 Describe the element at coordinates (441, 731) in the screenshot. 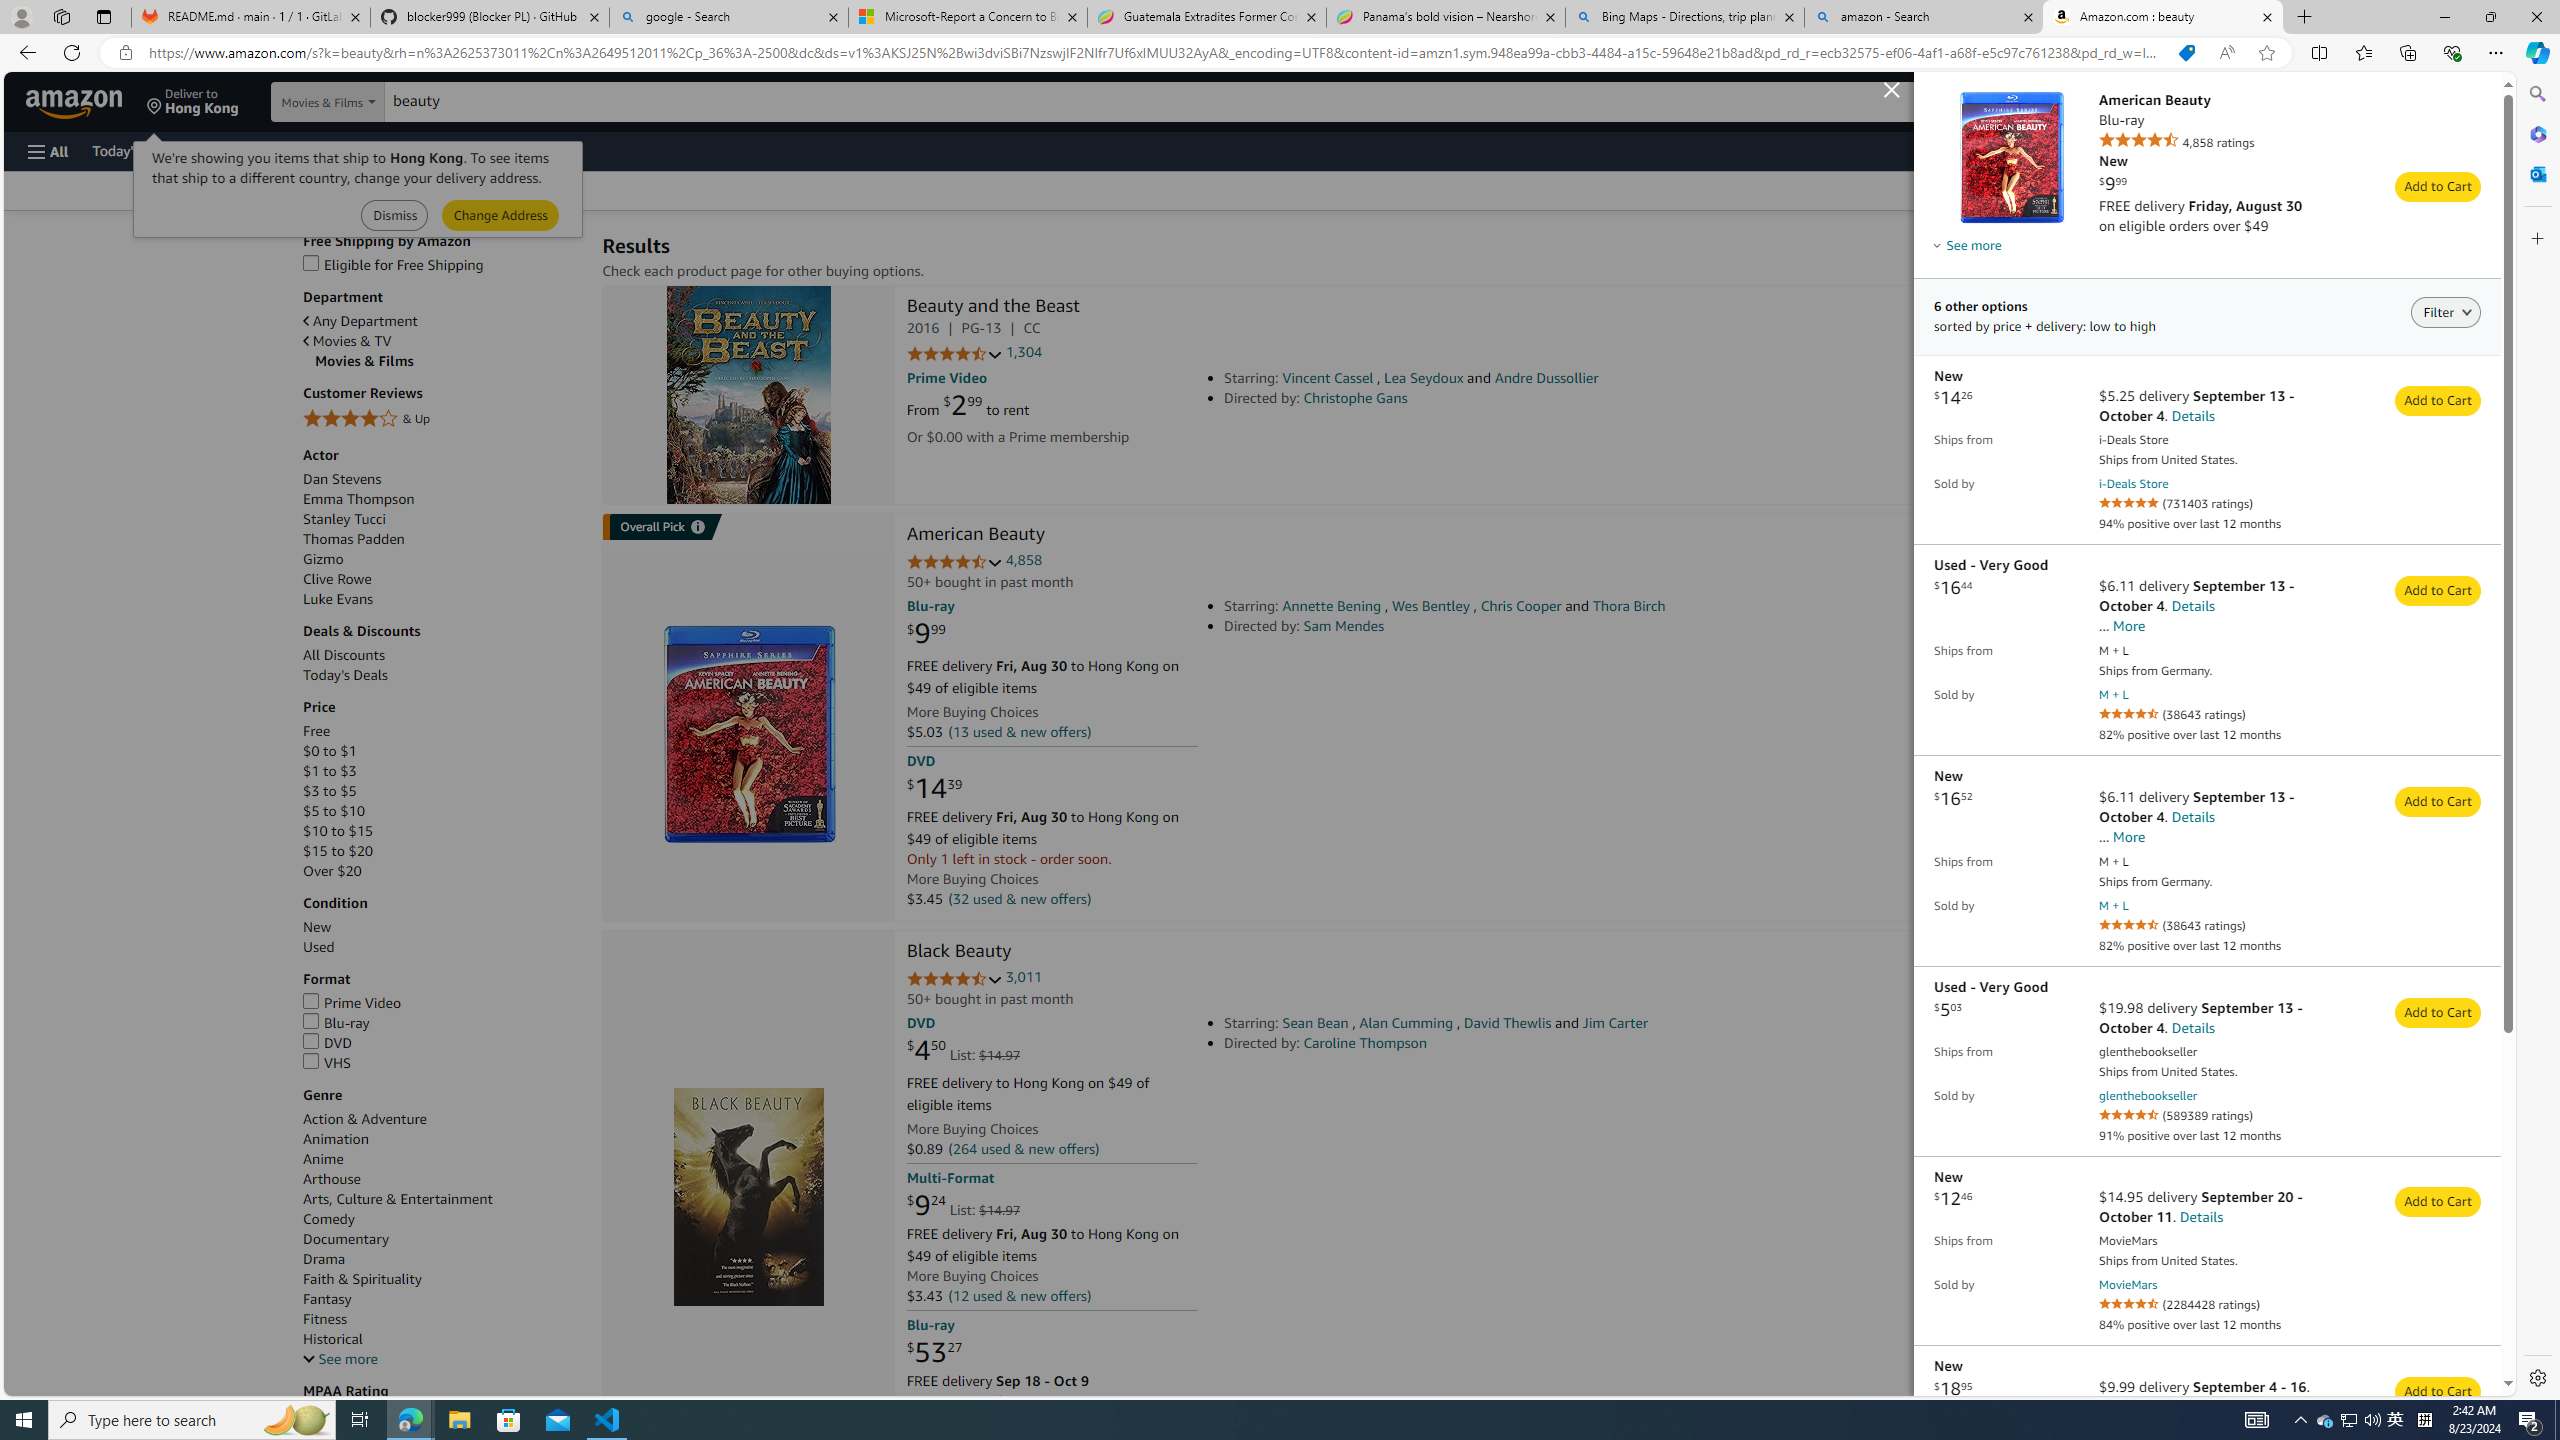

I see `'Free'` at that location.